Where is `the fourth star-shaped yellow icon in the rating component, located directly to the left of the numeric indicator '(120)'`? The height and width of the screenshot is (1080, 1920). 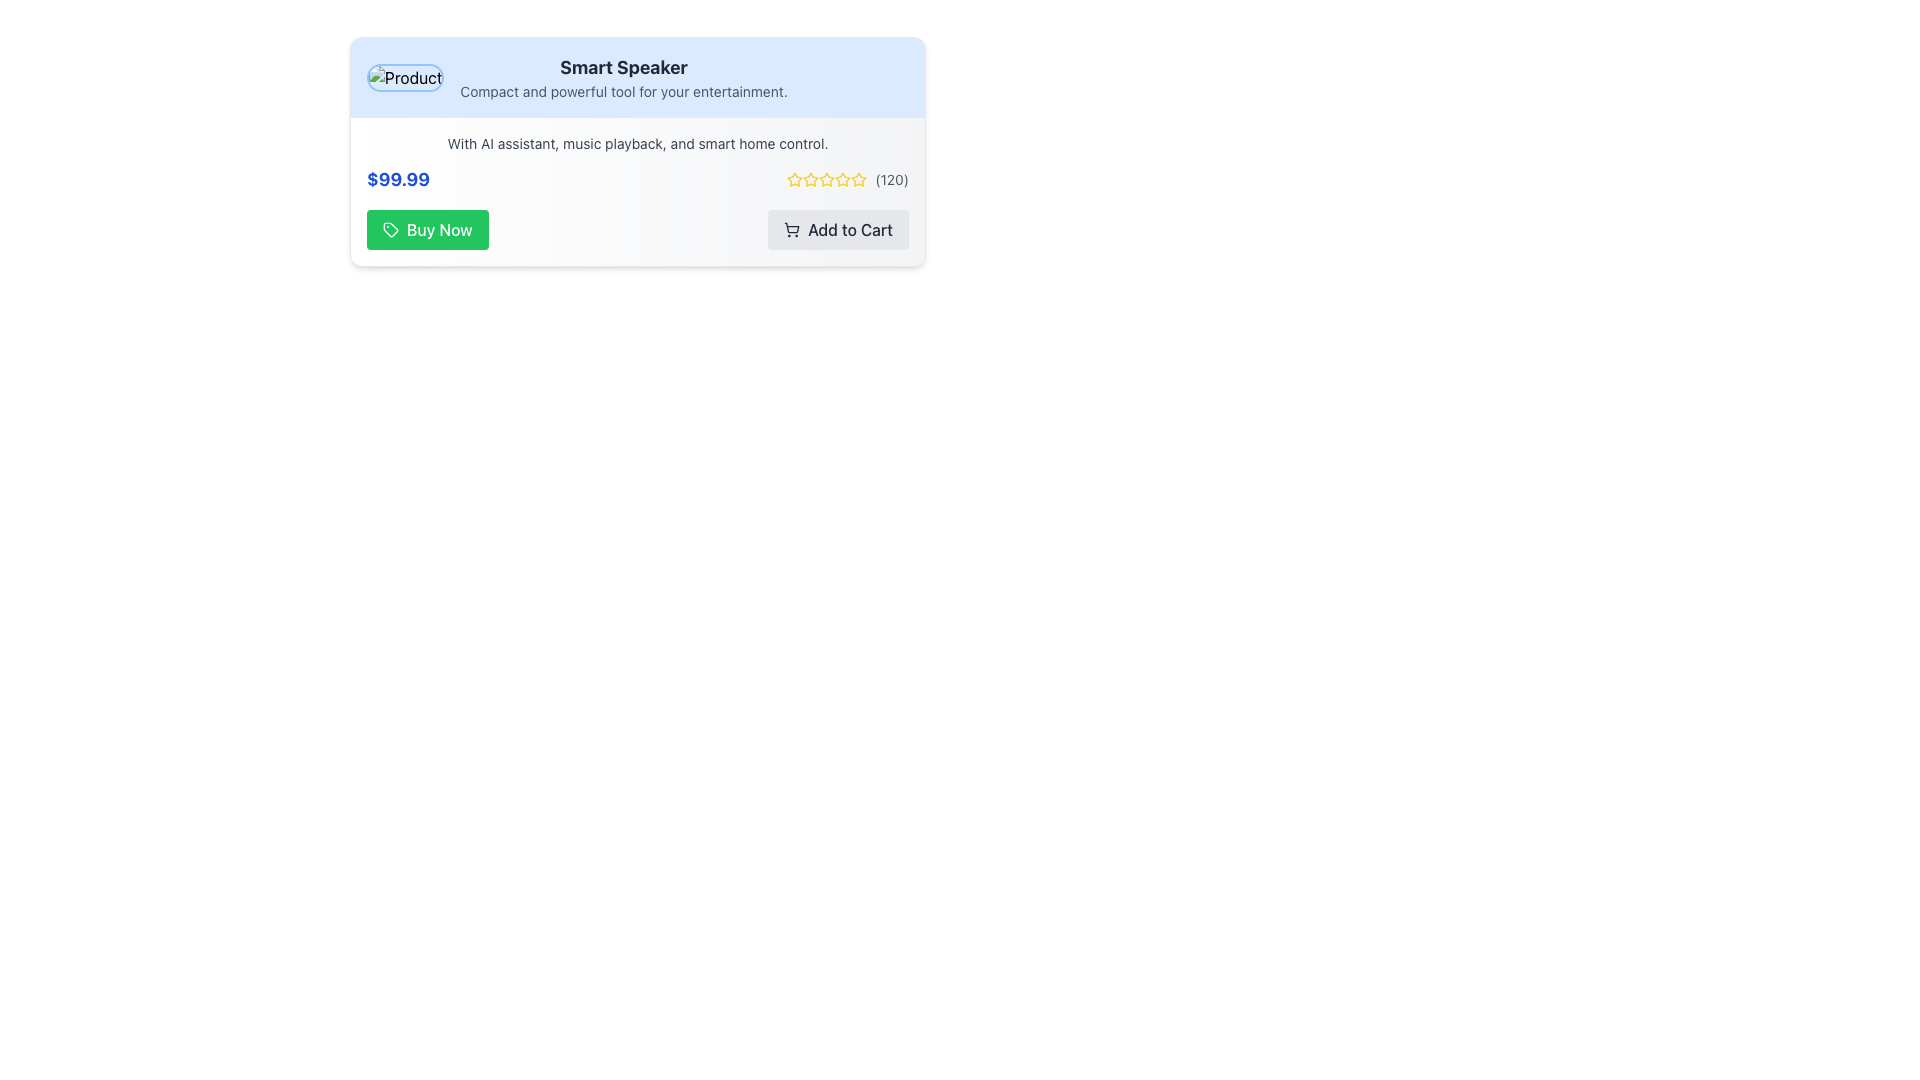 the fourth star-shaped yellow icon in the rating component, located directly to the left of the numeric indicator '(120)' is located at coordinates (843, 180).